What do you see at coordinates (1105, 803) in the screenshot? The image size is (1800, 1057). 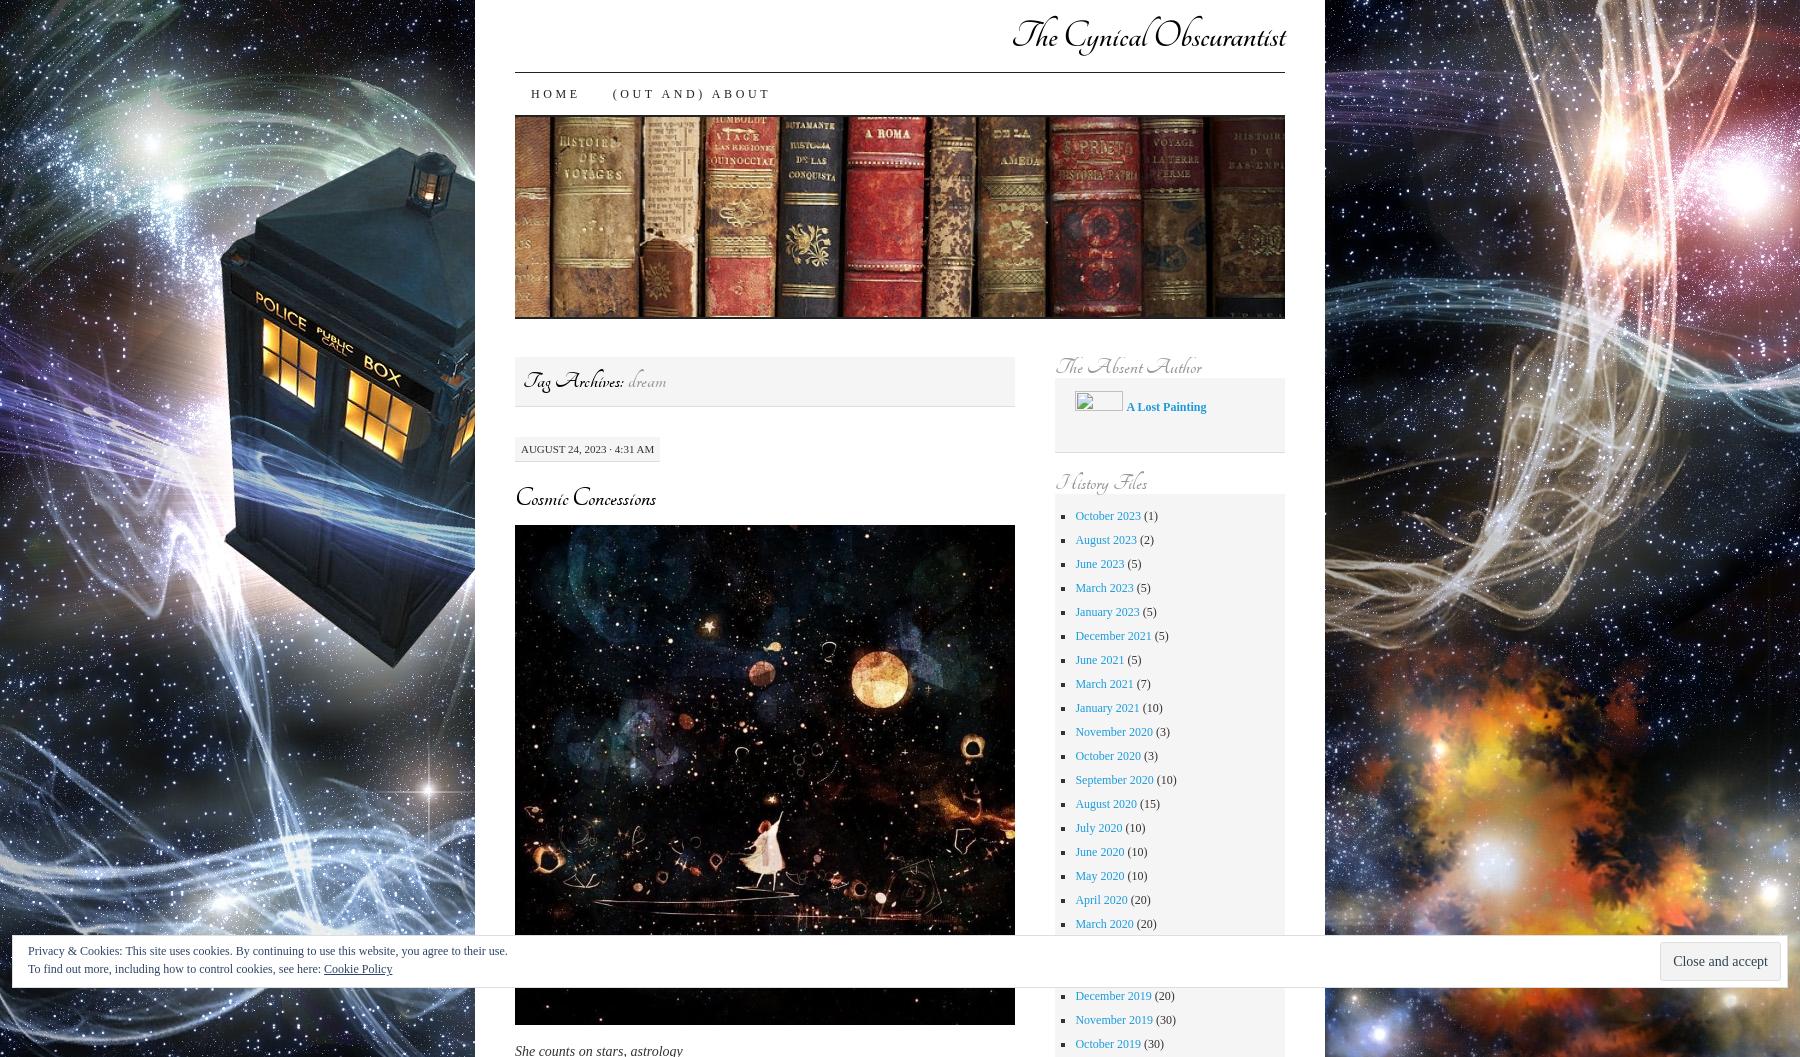 I see `'August 2020'` at bounding box center [1105, 803].